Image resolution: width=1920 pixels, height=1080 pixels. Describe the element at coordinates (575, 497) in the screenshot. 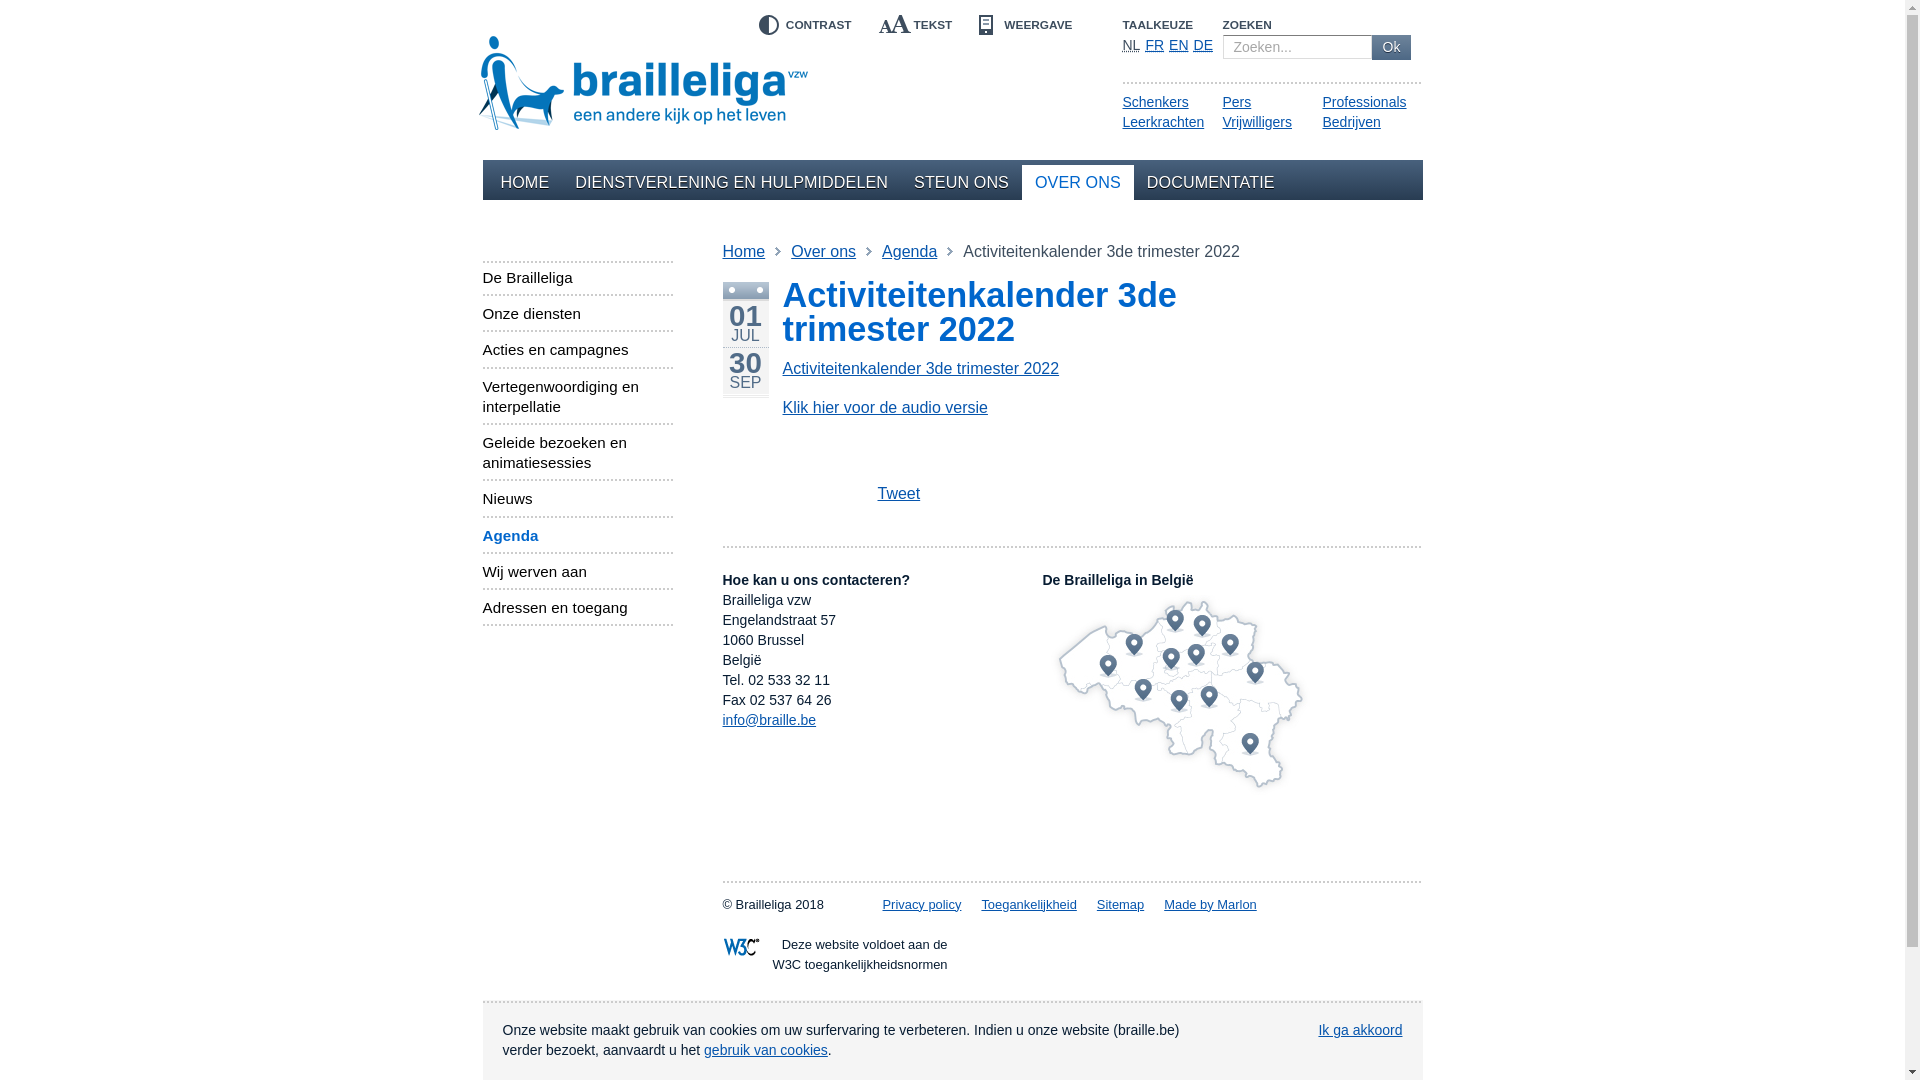

I see `'Nieuws'` at that location.